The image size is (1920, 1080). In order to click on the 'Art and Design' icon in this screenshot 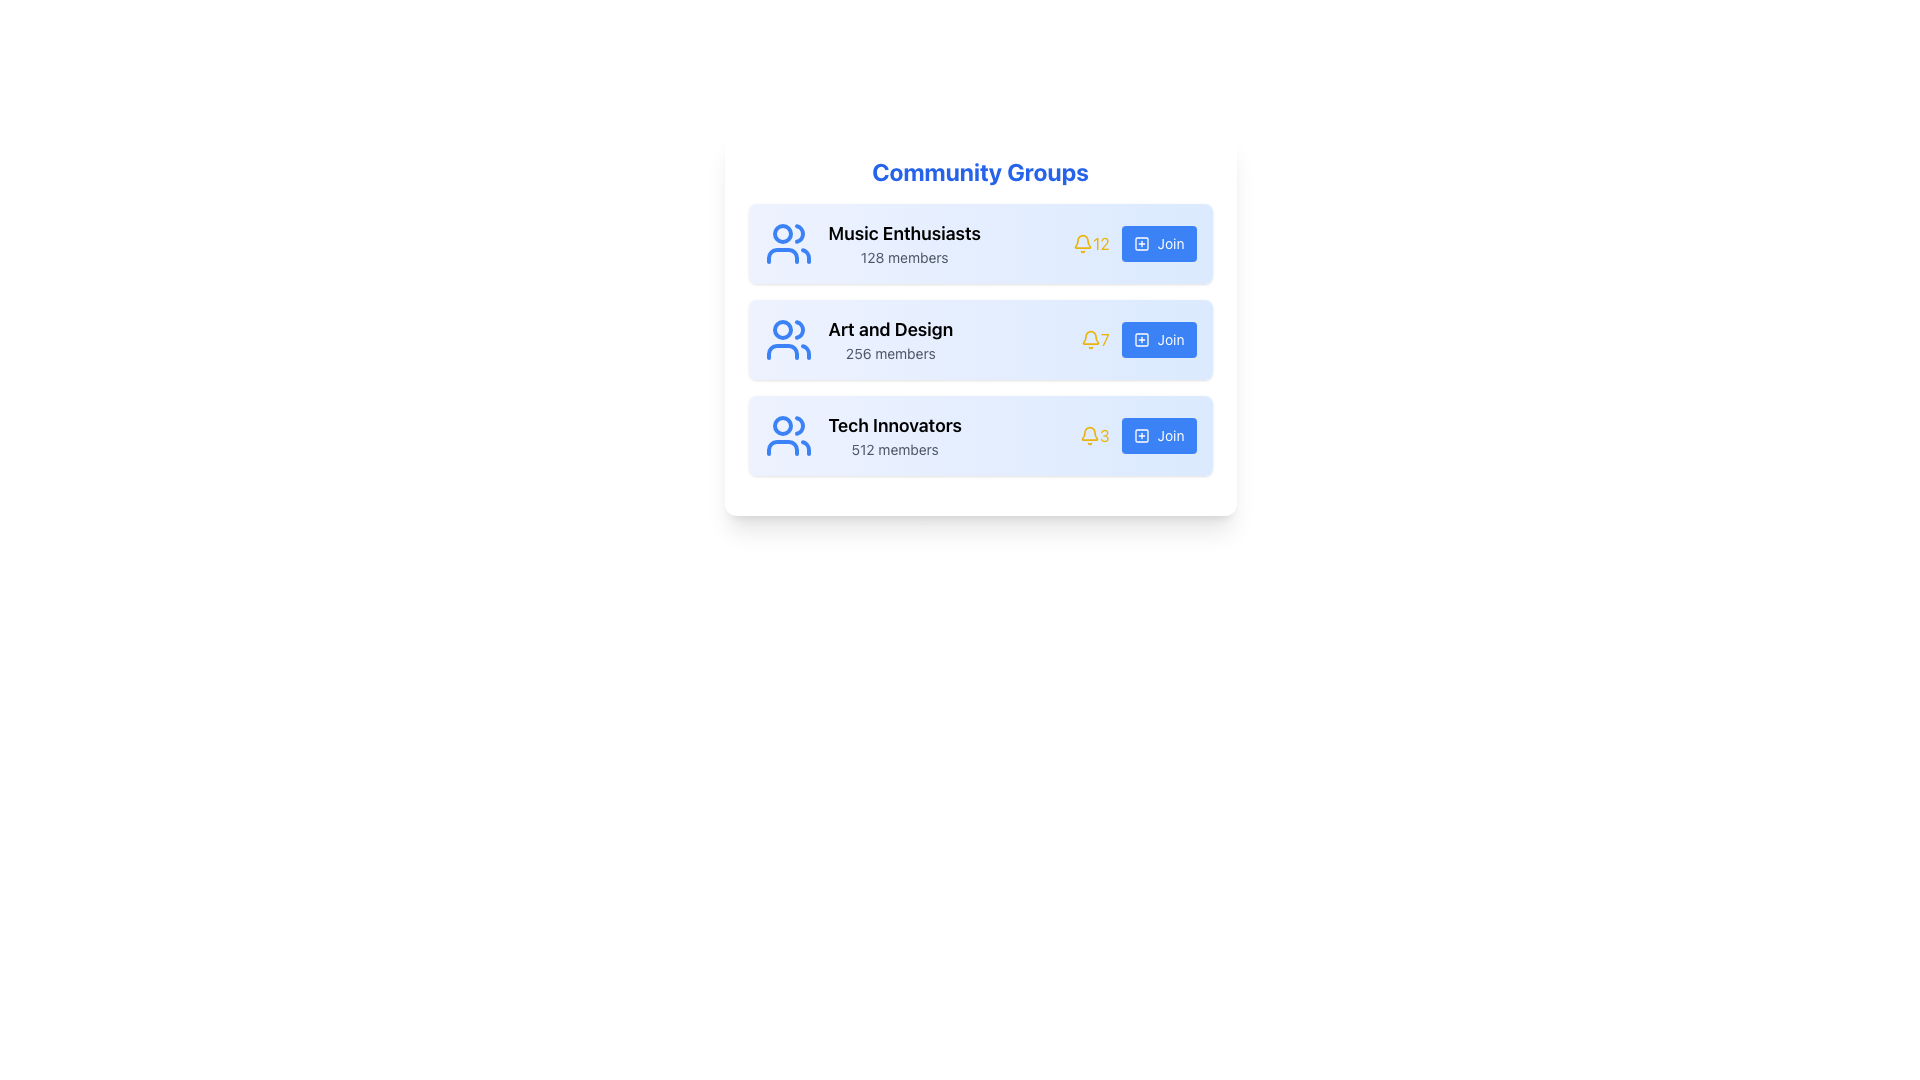, I will do `click(787, 338)`.